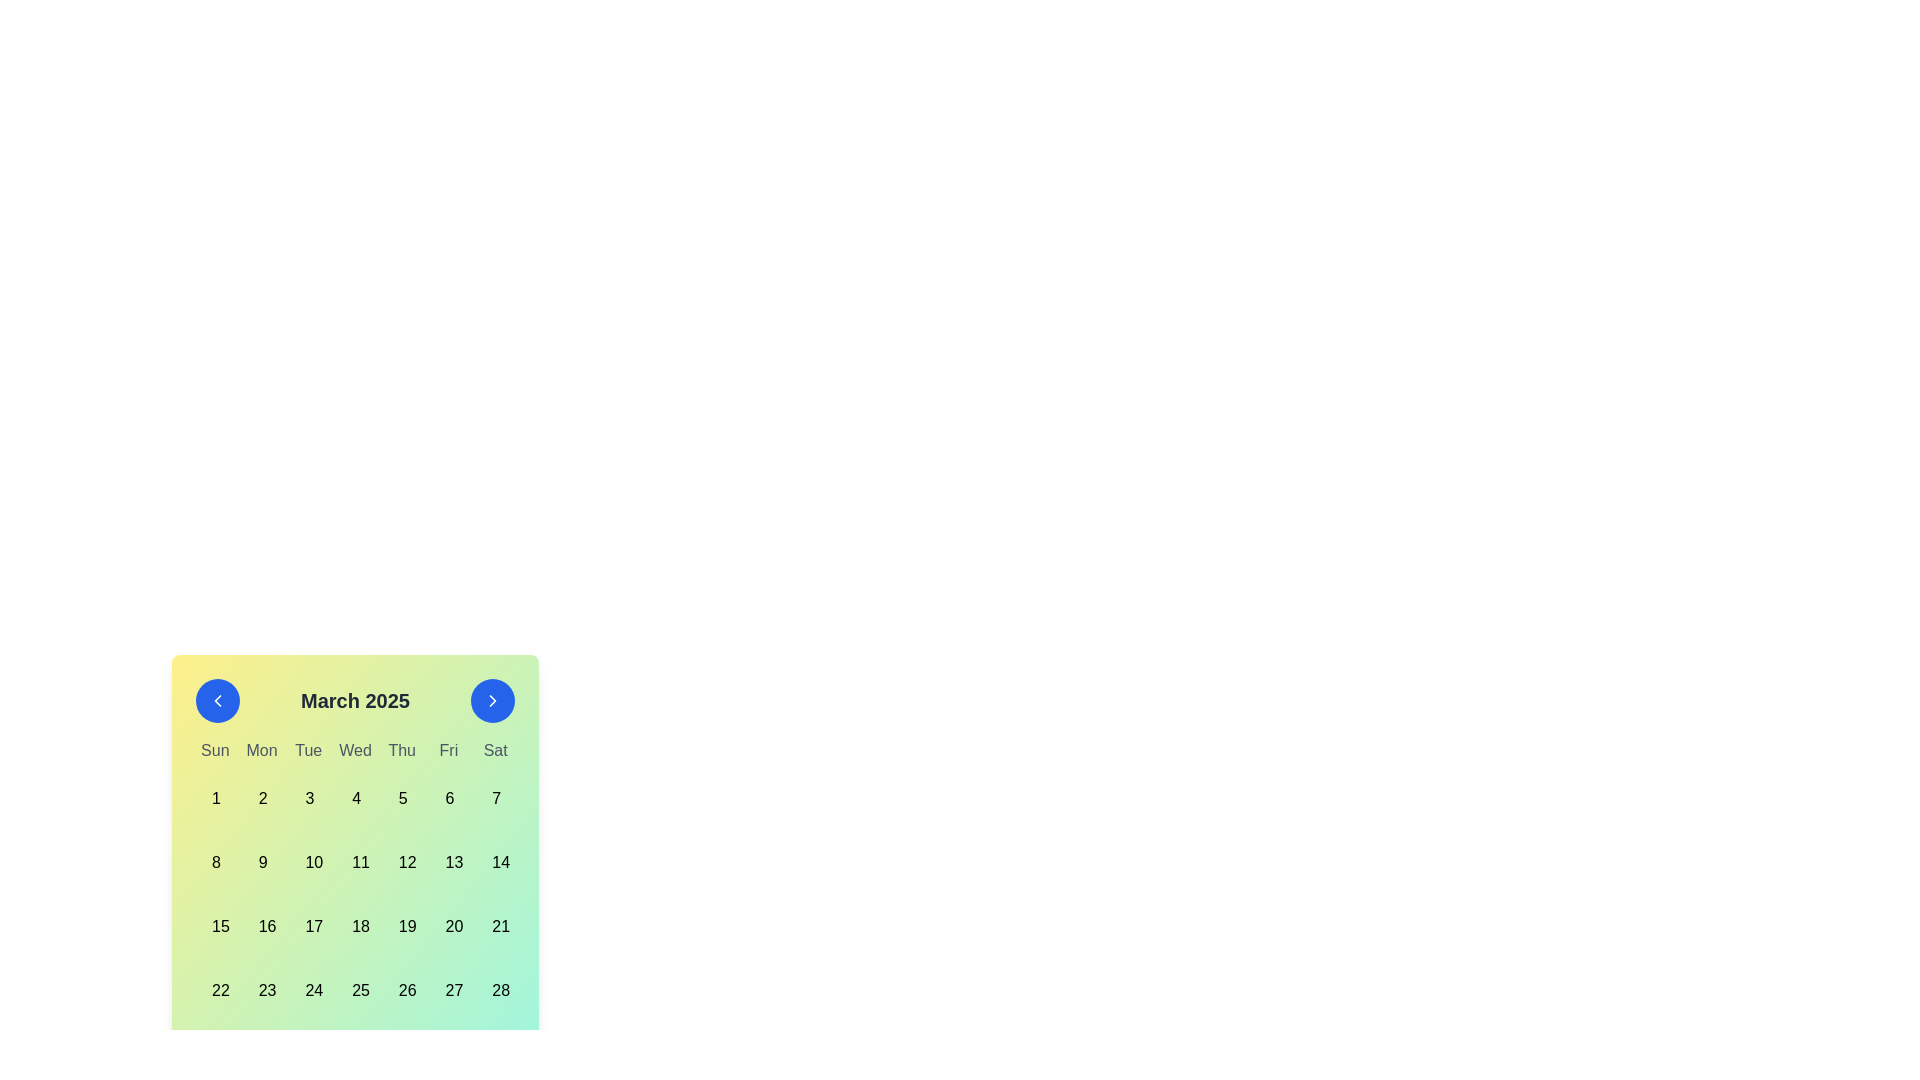  Describe the element at coordinates (261, 991) in the screenshot. I see `the square button with a green background and the number '23' centered in black text, located in the fourth row and second column of the calendar's week grid` at that location.